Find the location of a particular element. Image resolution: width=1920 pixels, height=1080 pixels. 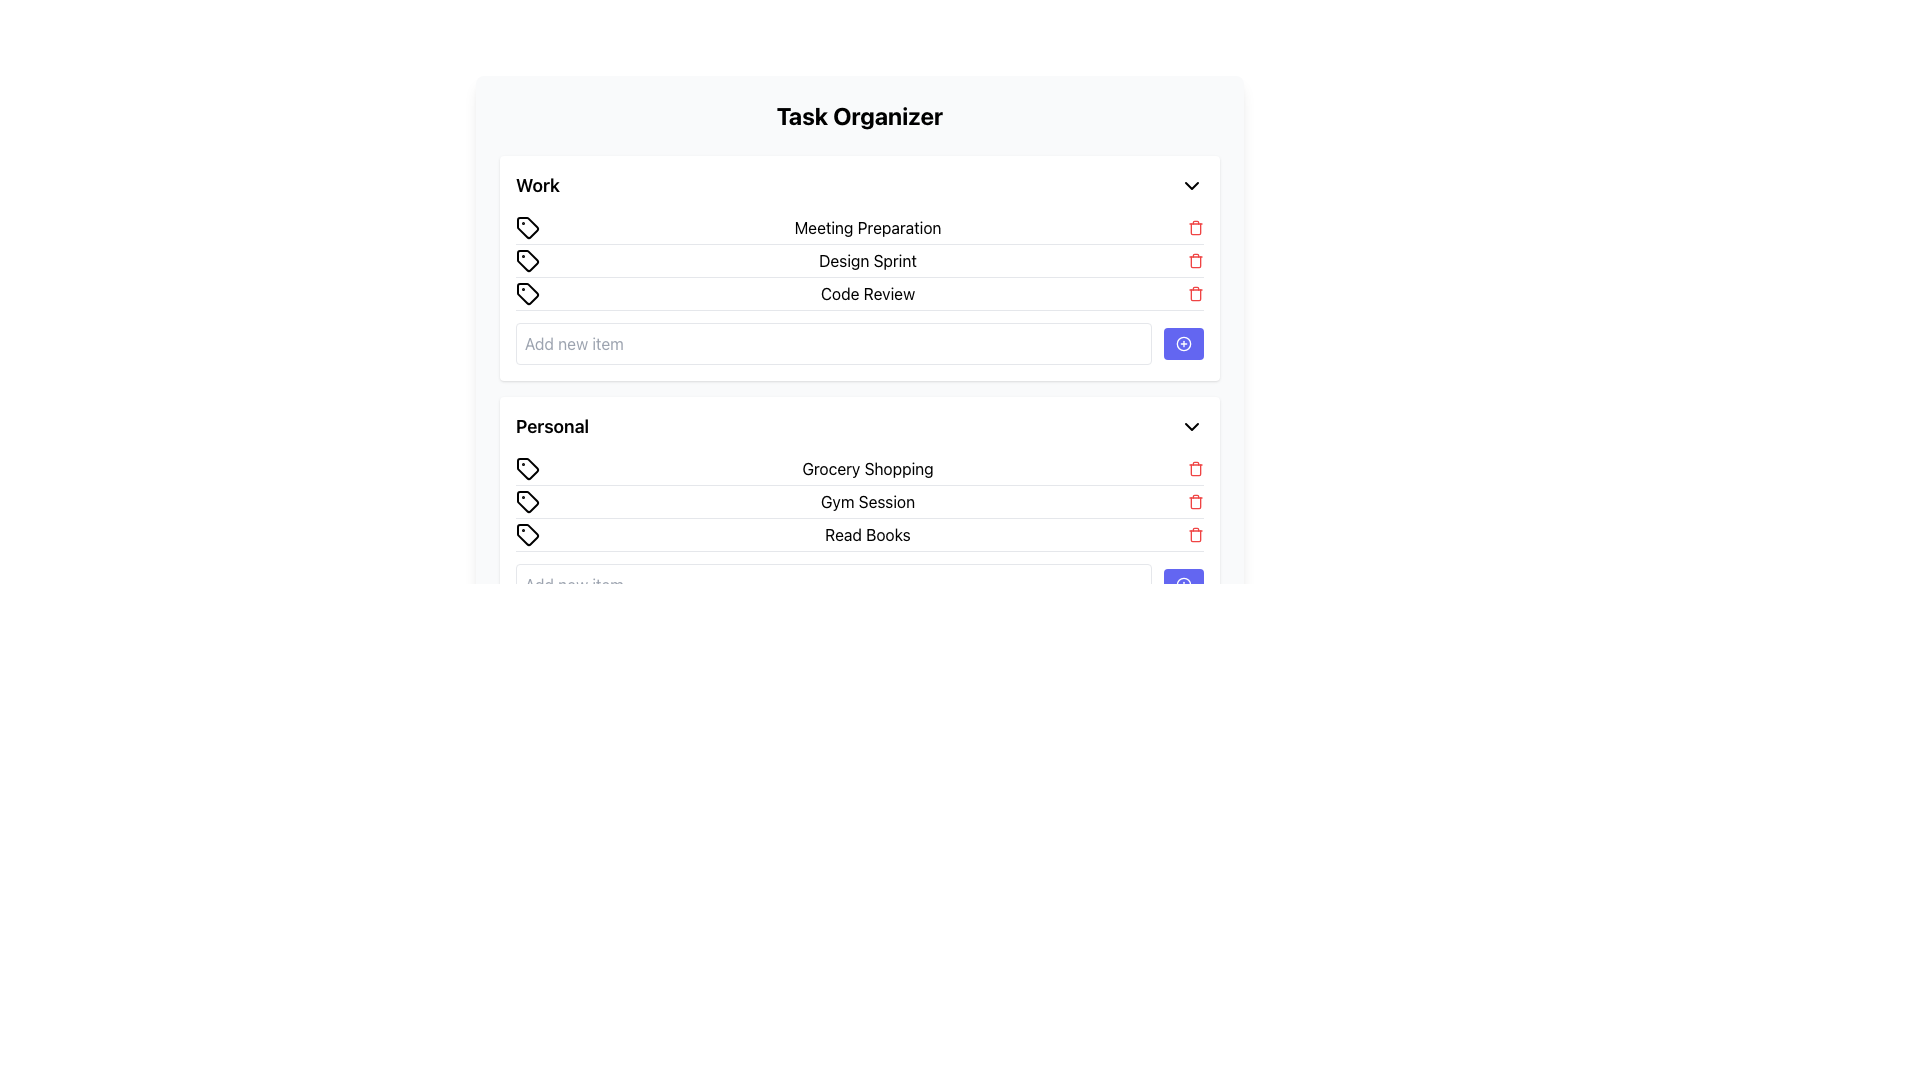

the first list item in the 'Work' section, which represents the task 'Meeting Preparation' is located at coordinates (859, 227).